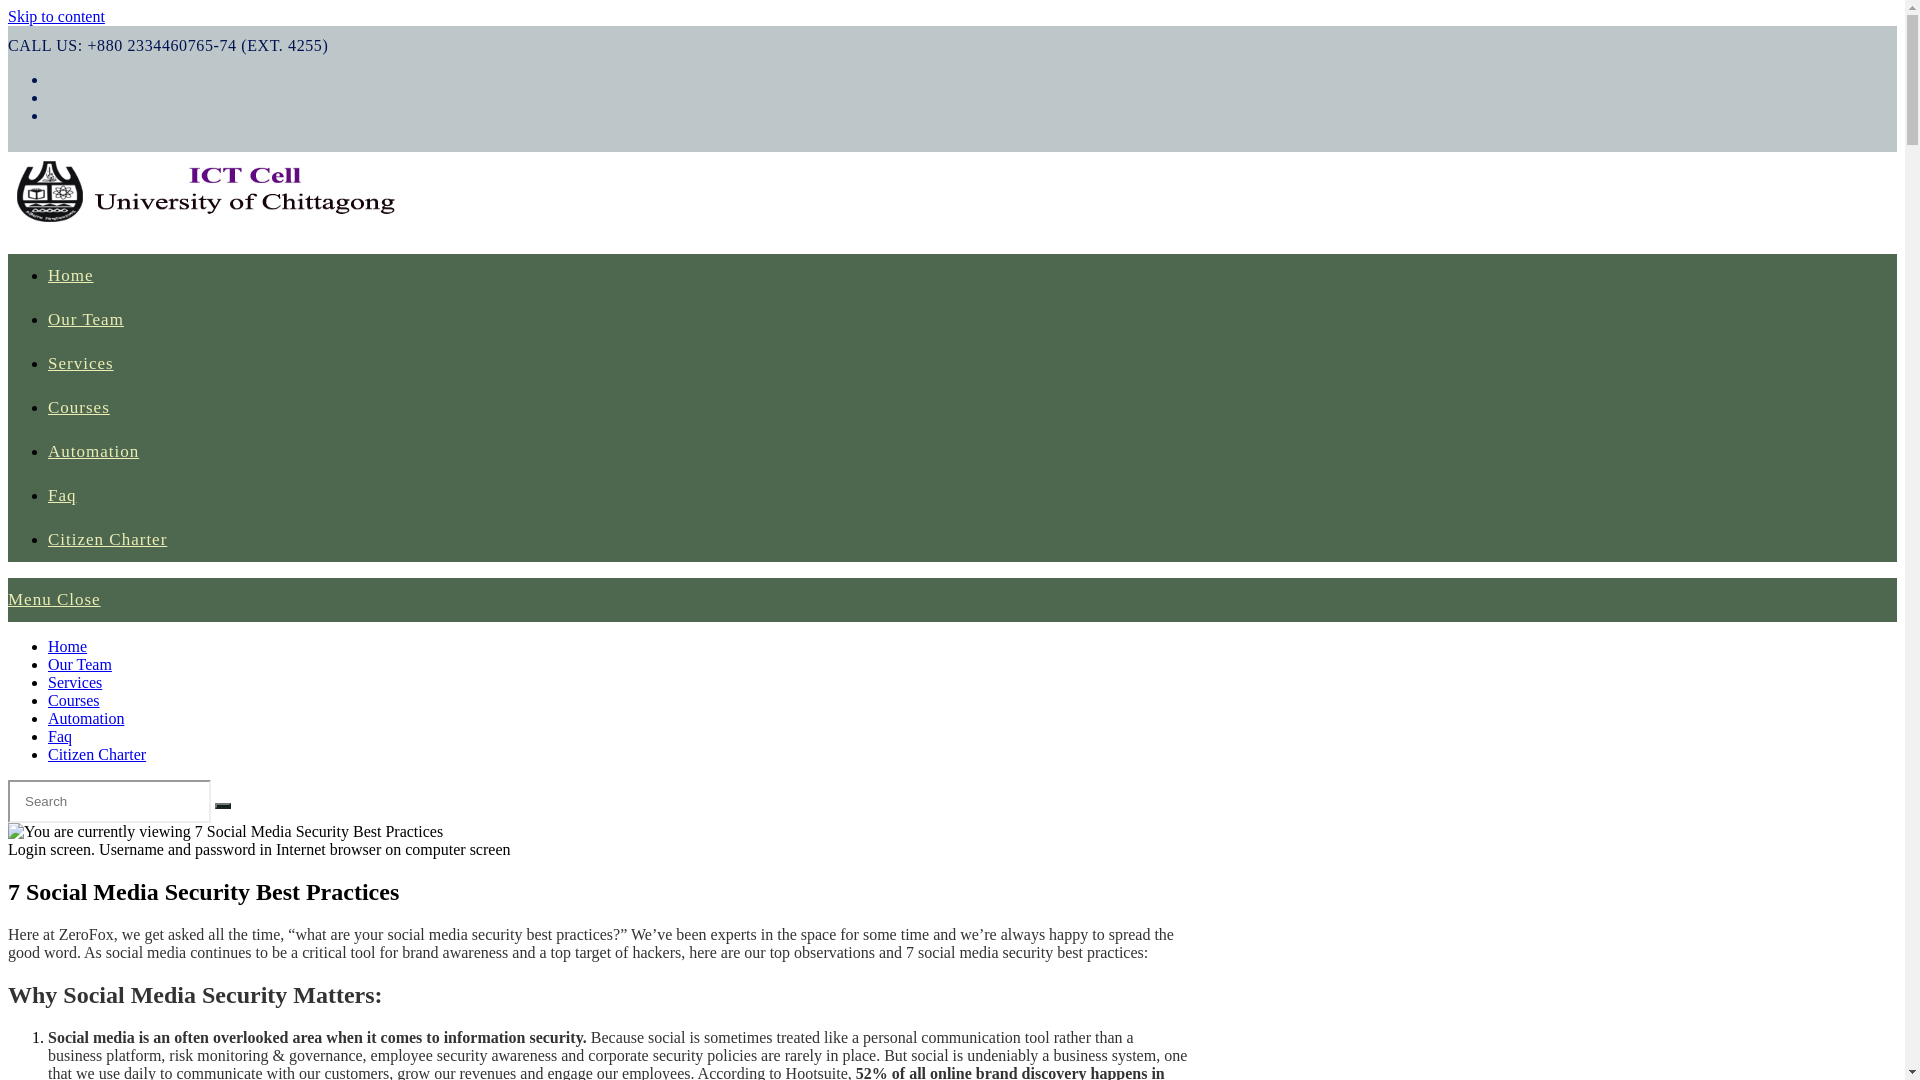 This screenshot has width=1920, height=1080. Describe the element at coordinates (48, 664) in the screenshot. I see `'Our Team'` at that location.